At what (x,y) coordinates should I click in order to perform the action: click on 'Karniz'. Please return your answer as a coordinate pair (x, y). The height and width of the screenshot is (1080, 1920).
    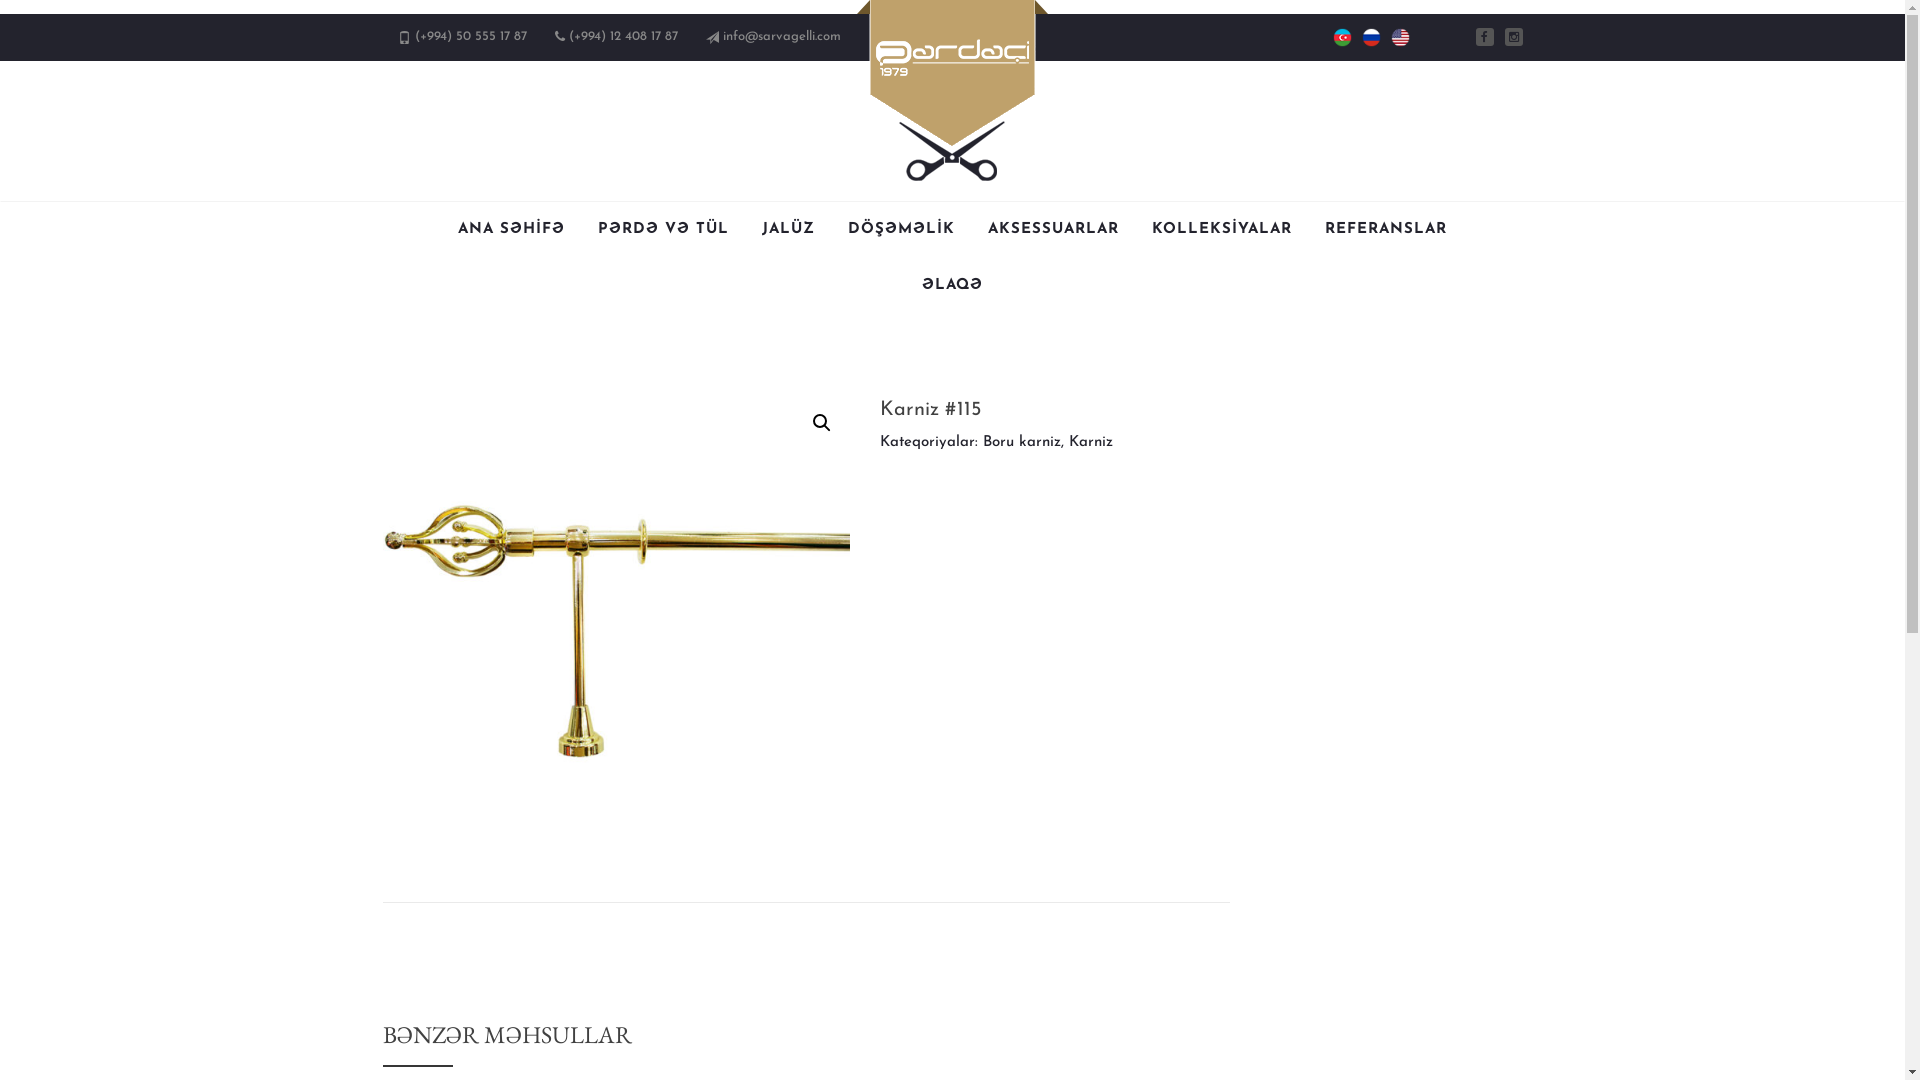
    Looking at the image, I should click on (1068, 441).